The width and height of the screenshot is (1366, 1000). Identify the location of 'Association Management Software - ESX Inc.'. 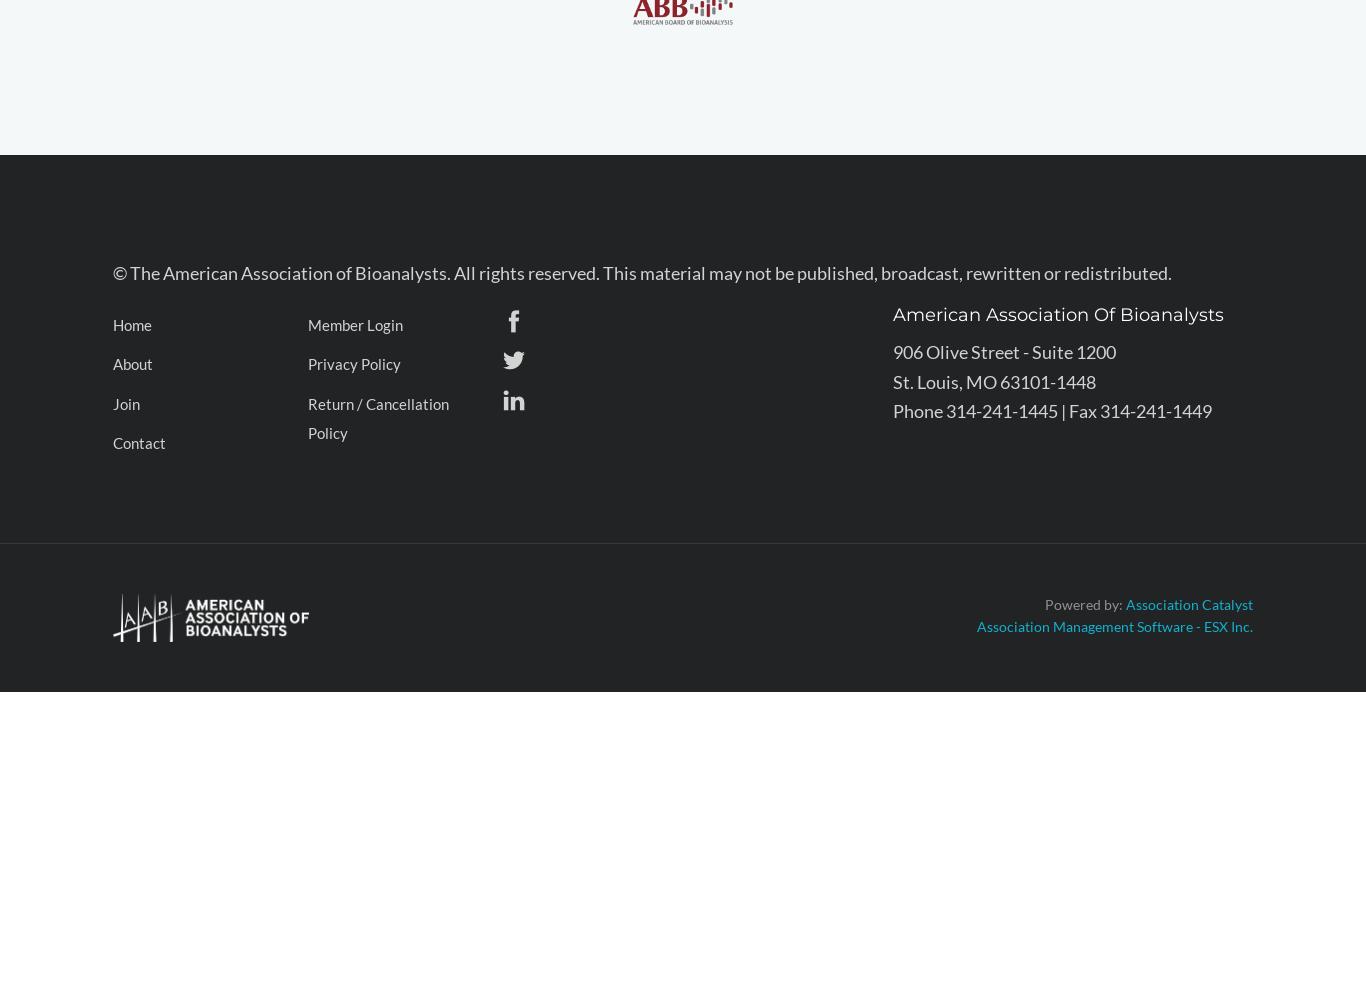
(976, 626).